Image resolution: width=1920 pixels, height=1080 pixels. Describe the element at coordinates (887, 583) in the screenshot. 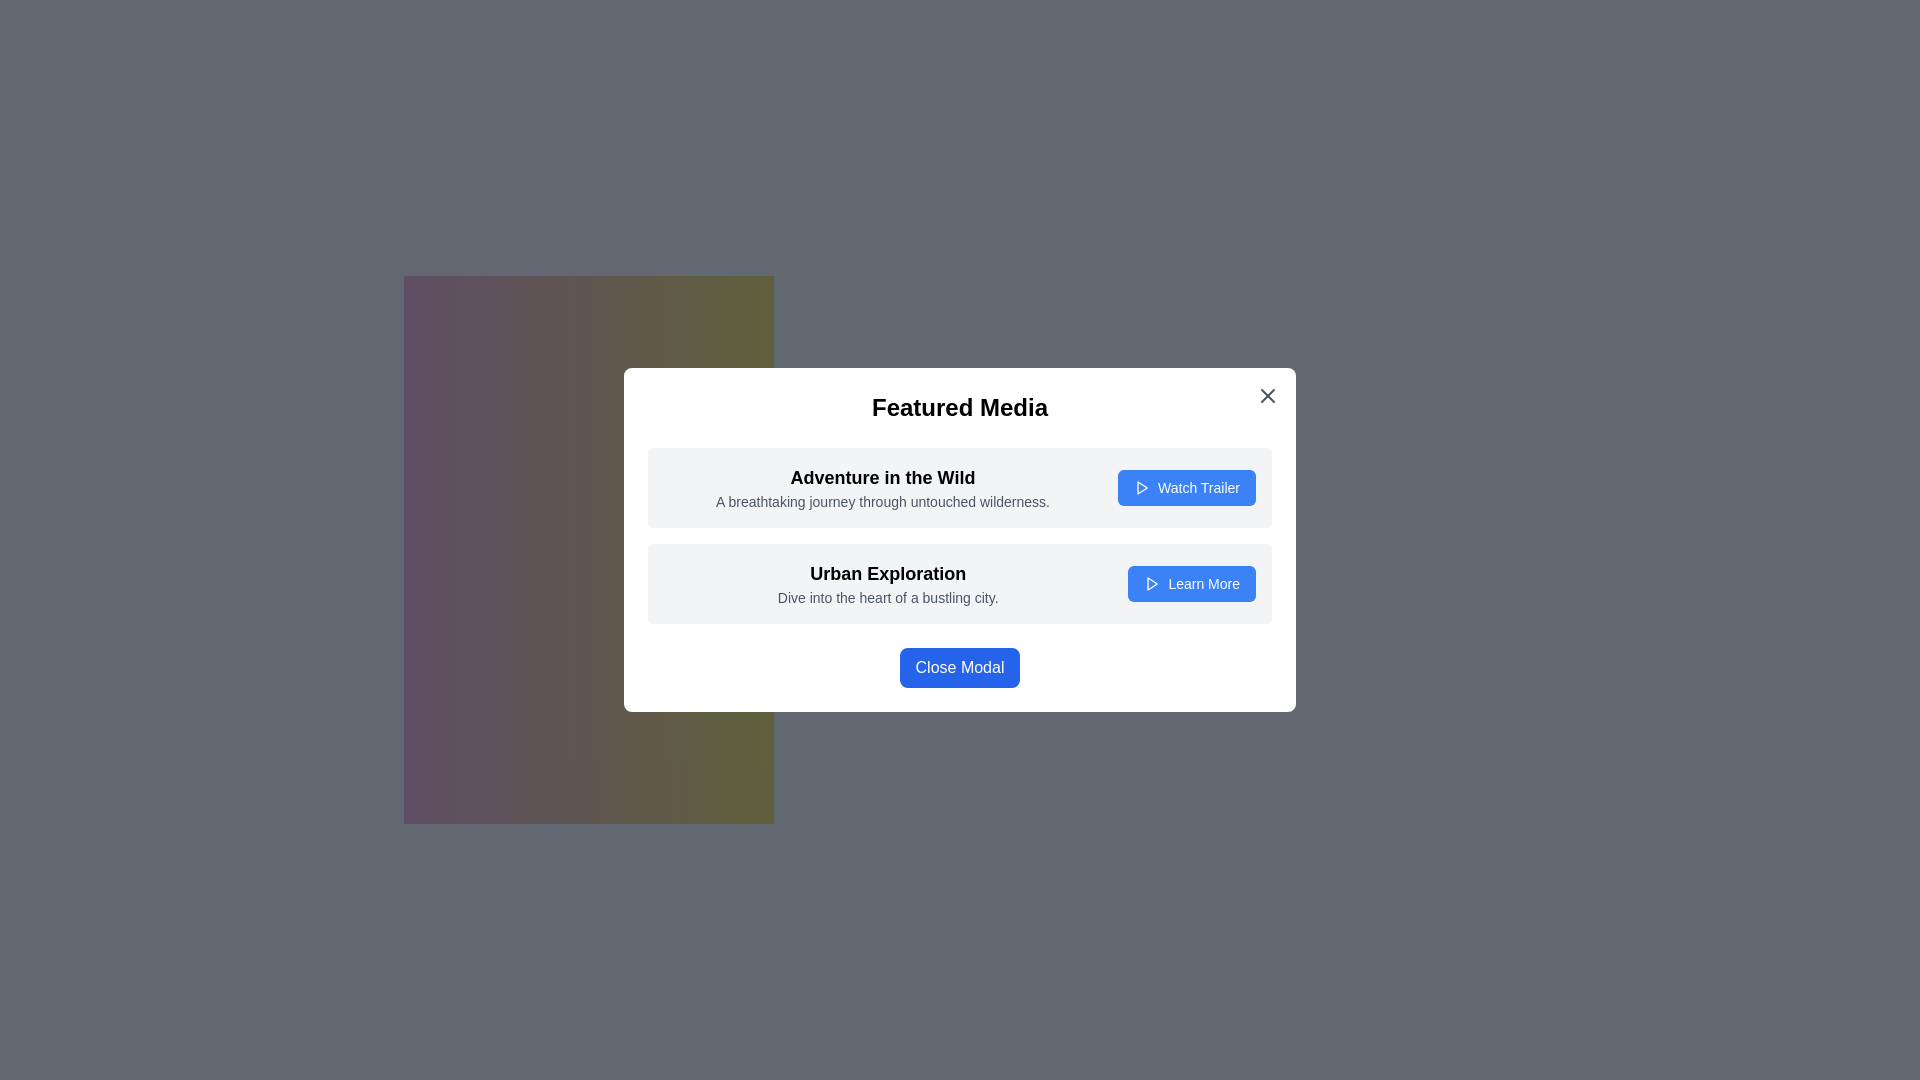

I see `the static text block that serves as a descriptive feature label for the 'Urban Exploration' media item, which includes a bold header and a lighter paragraph` at that location.